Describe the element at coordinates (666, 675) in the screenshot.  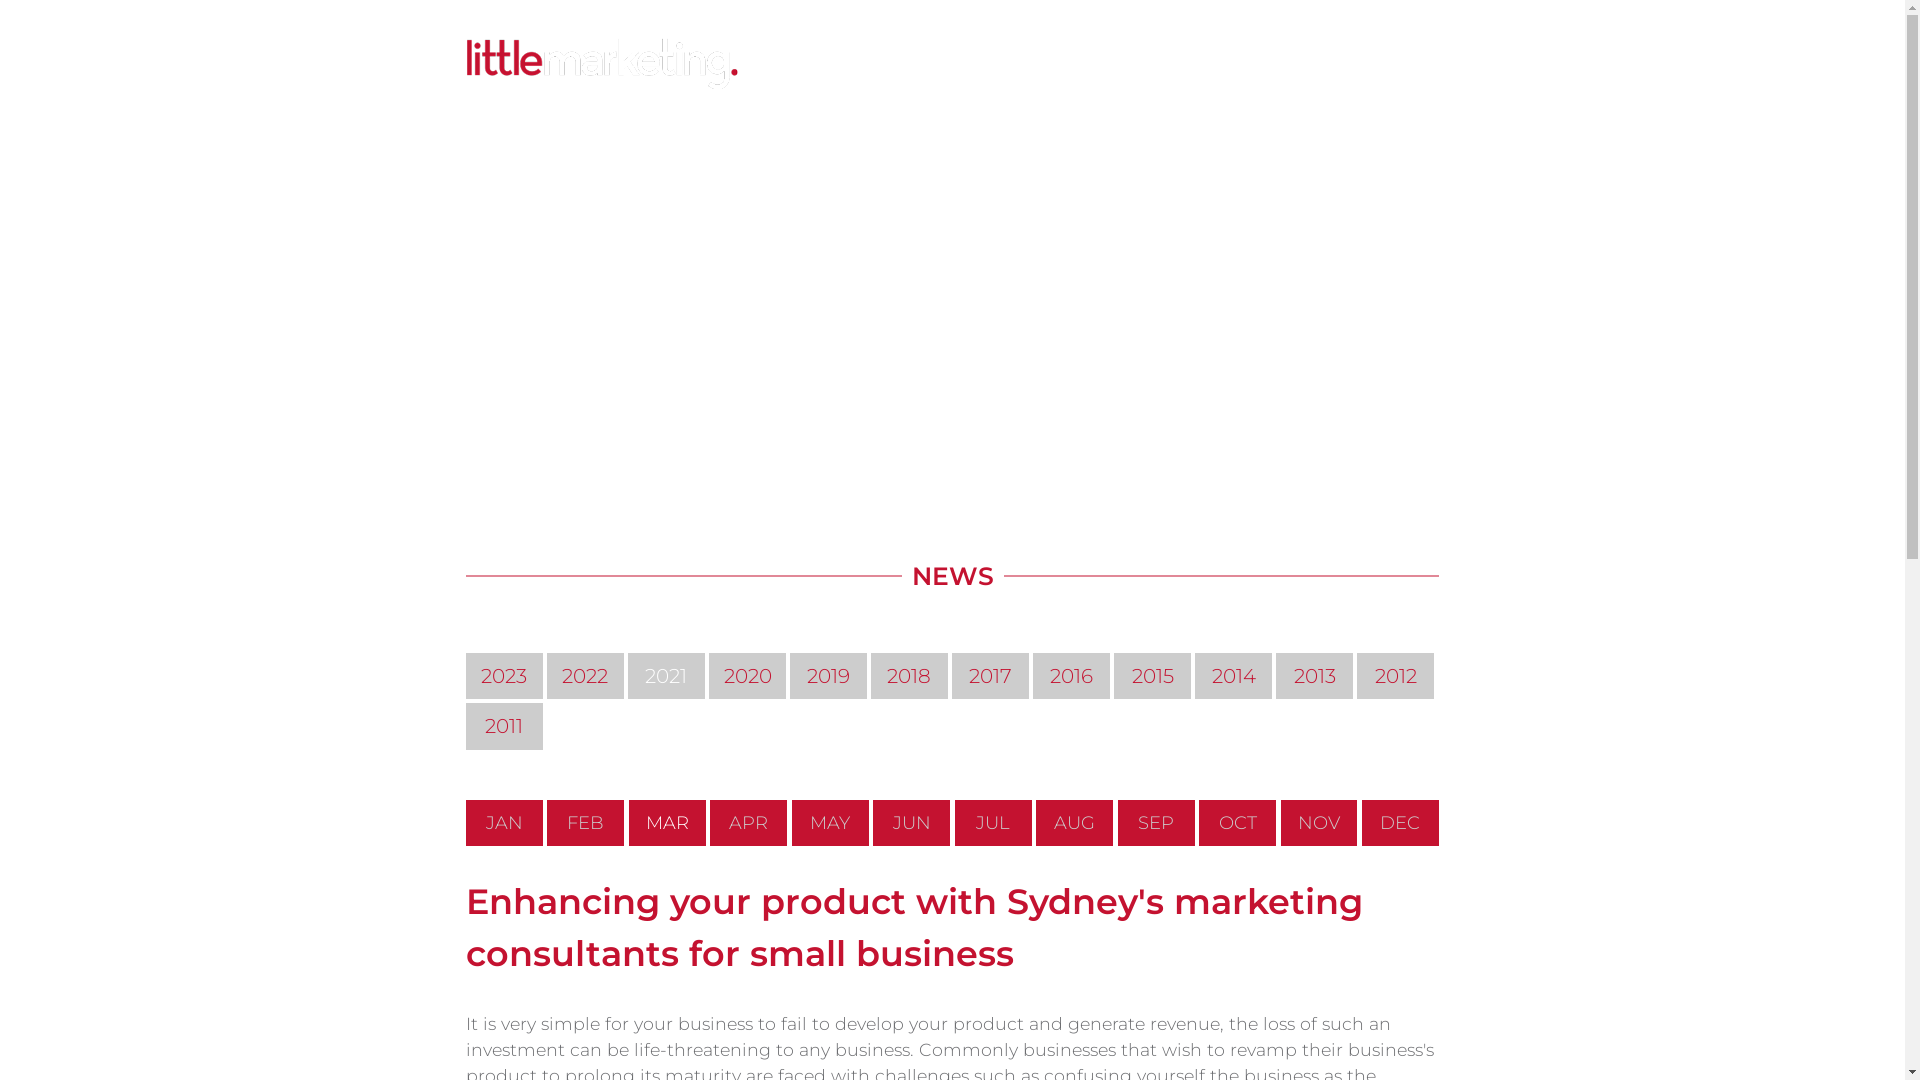
I see `'2021'` at that location.